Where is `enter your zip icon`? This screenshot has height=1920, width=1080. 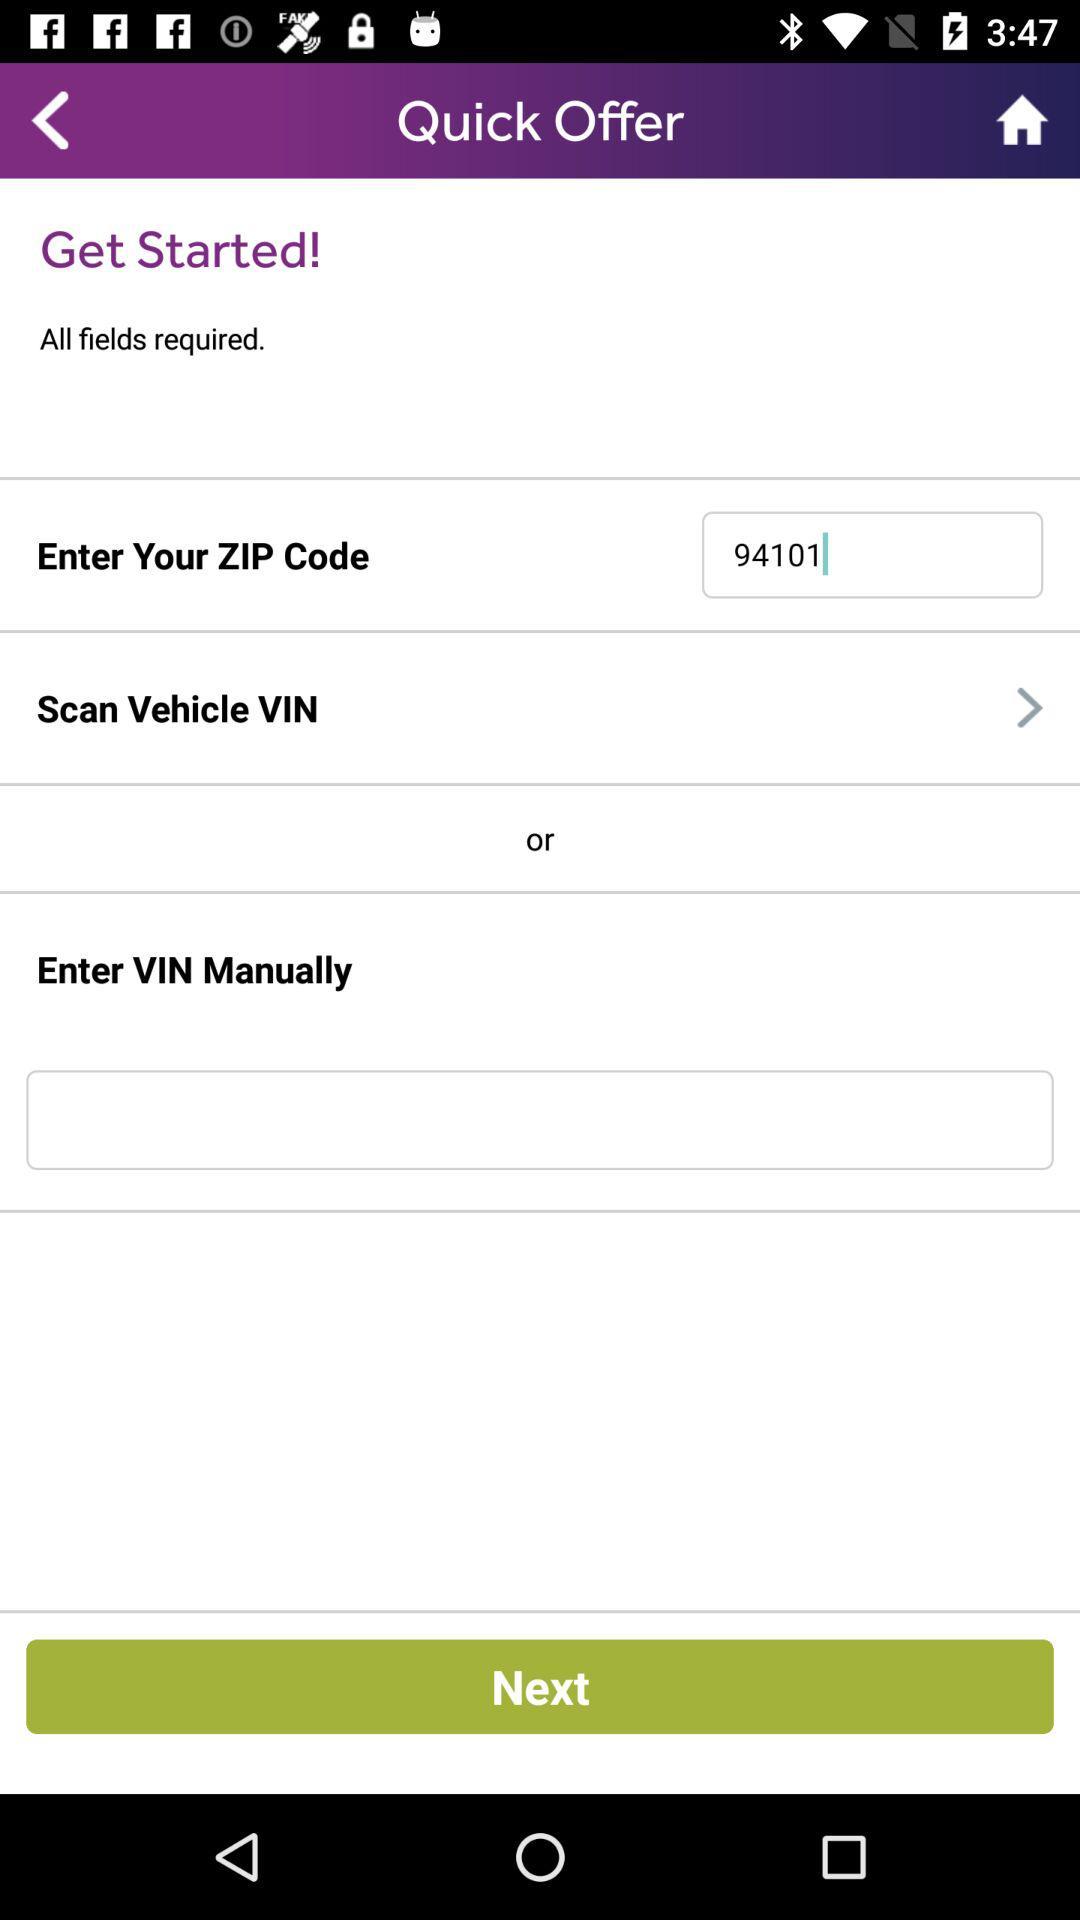
enter your zip icon is located at coordinates (202, 555).